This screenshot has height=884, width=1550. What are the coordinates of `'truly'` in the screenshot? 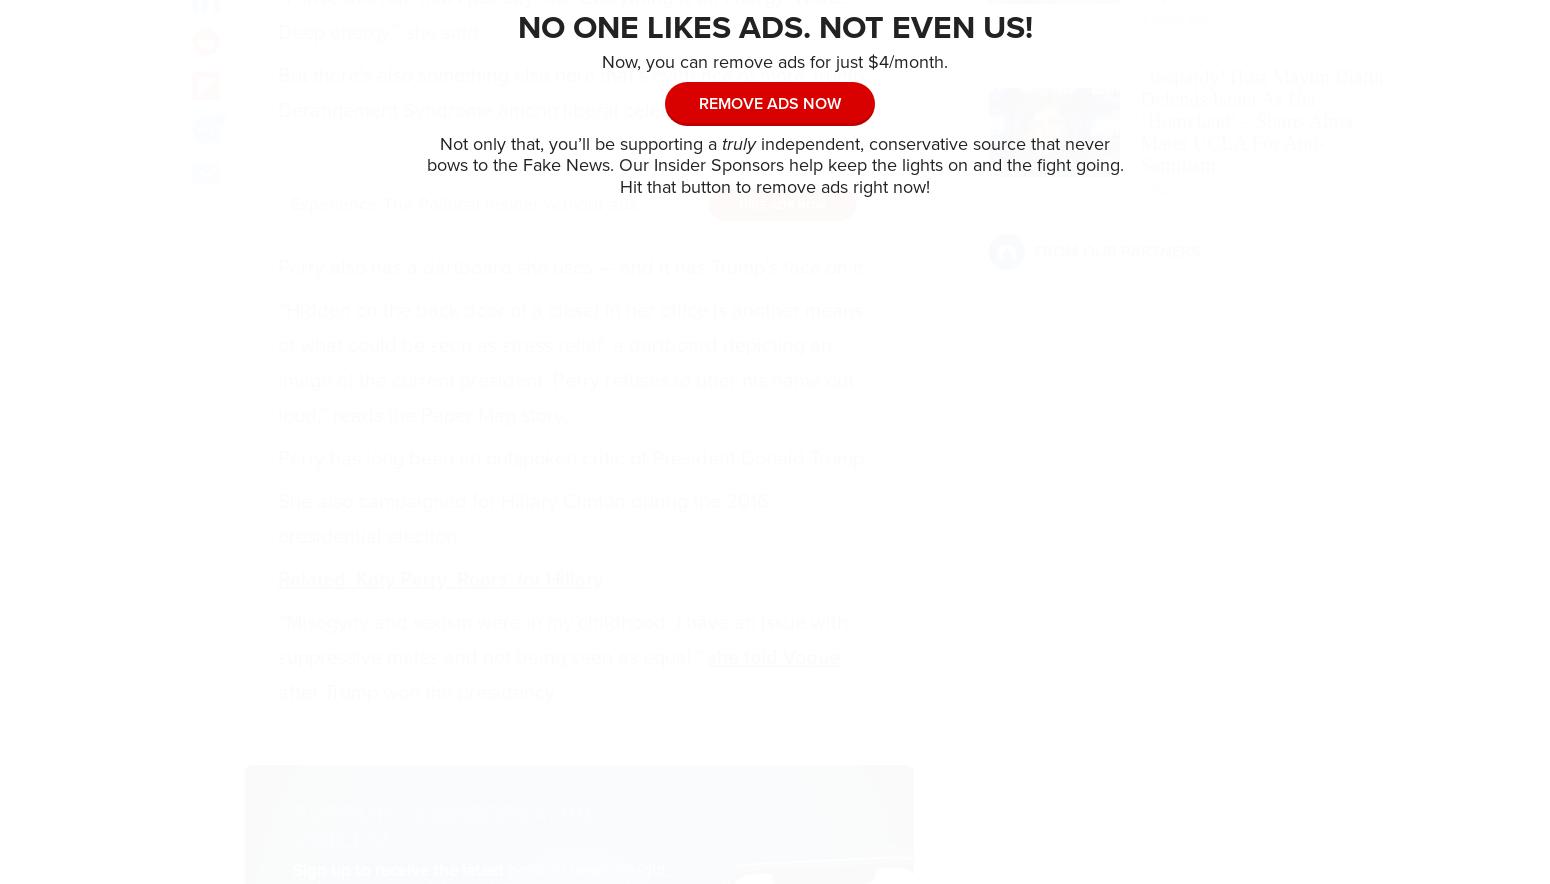 It's located at (739, 142).